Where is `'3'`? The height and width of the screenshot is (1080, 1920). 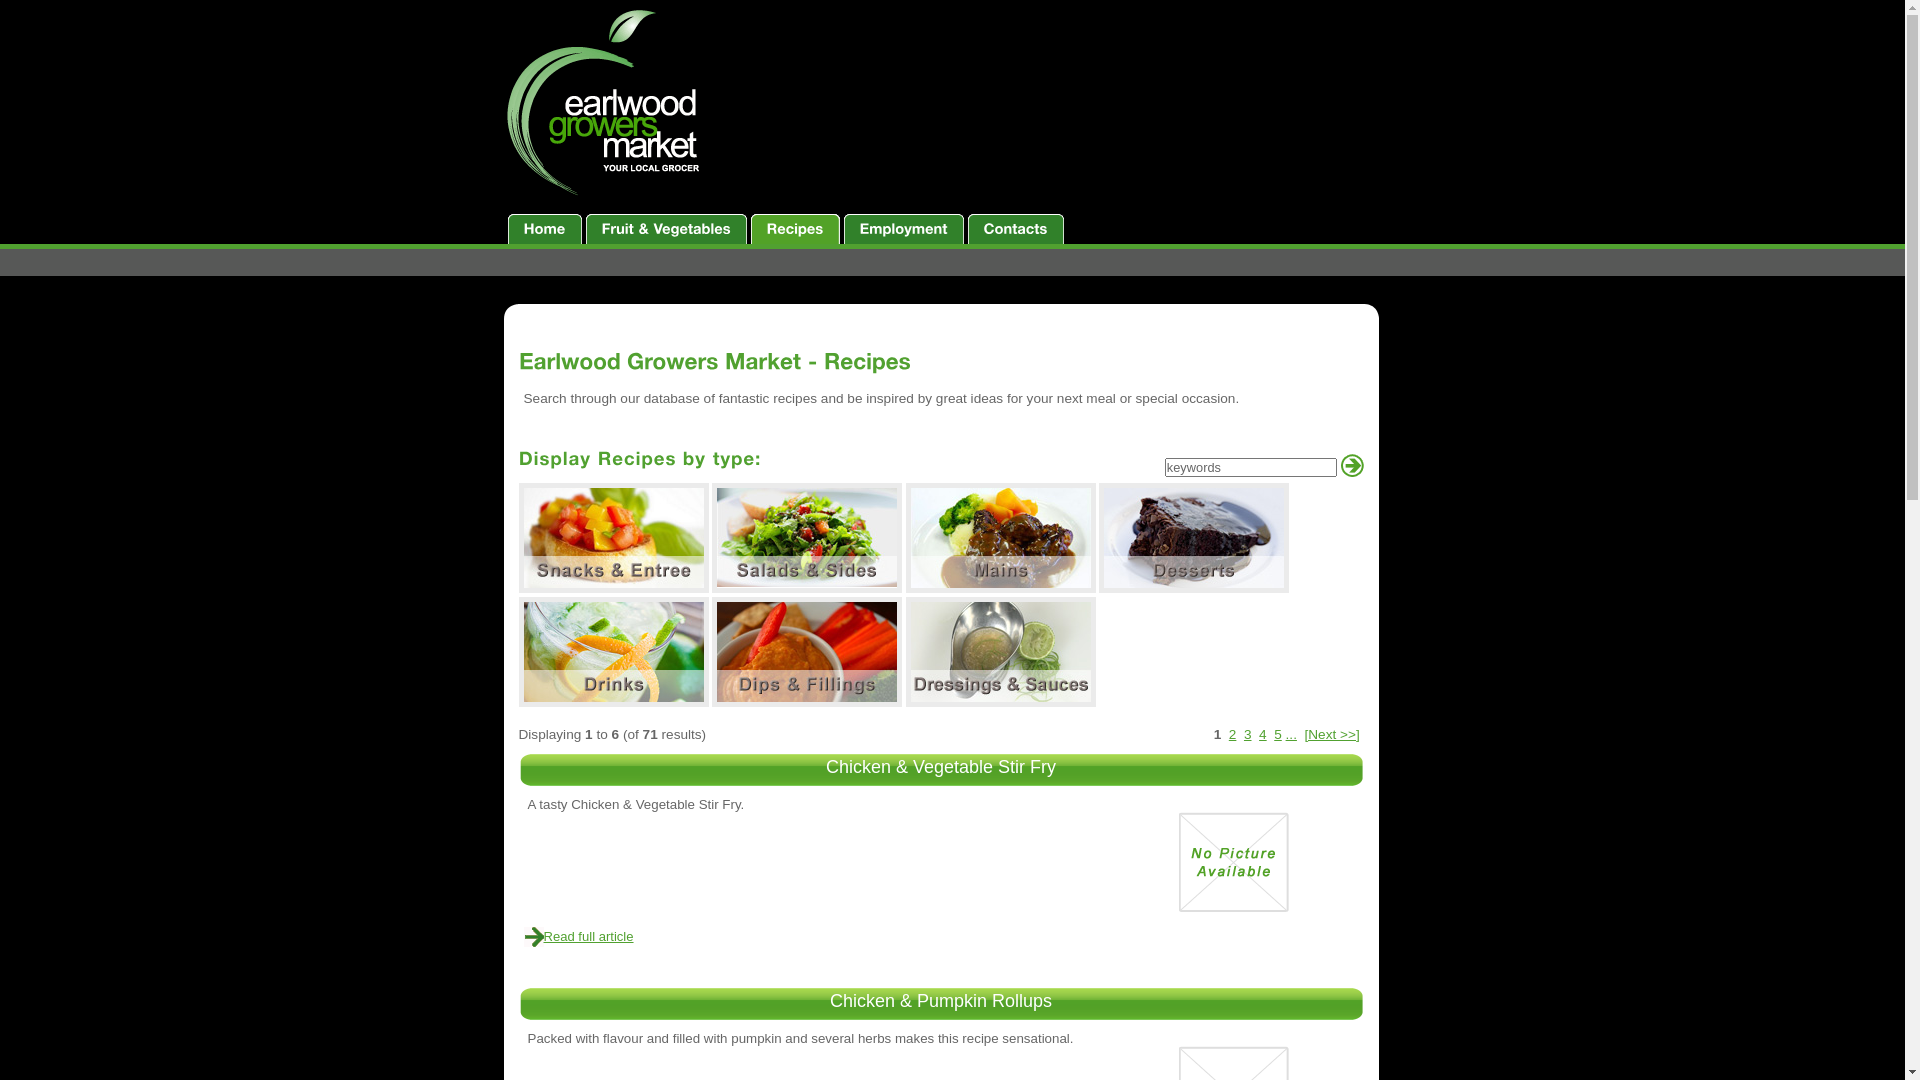 '3' is located at coordinates (1242, 734).